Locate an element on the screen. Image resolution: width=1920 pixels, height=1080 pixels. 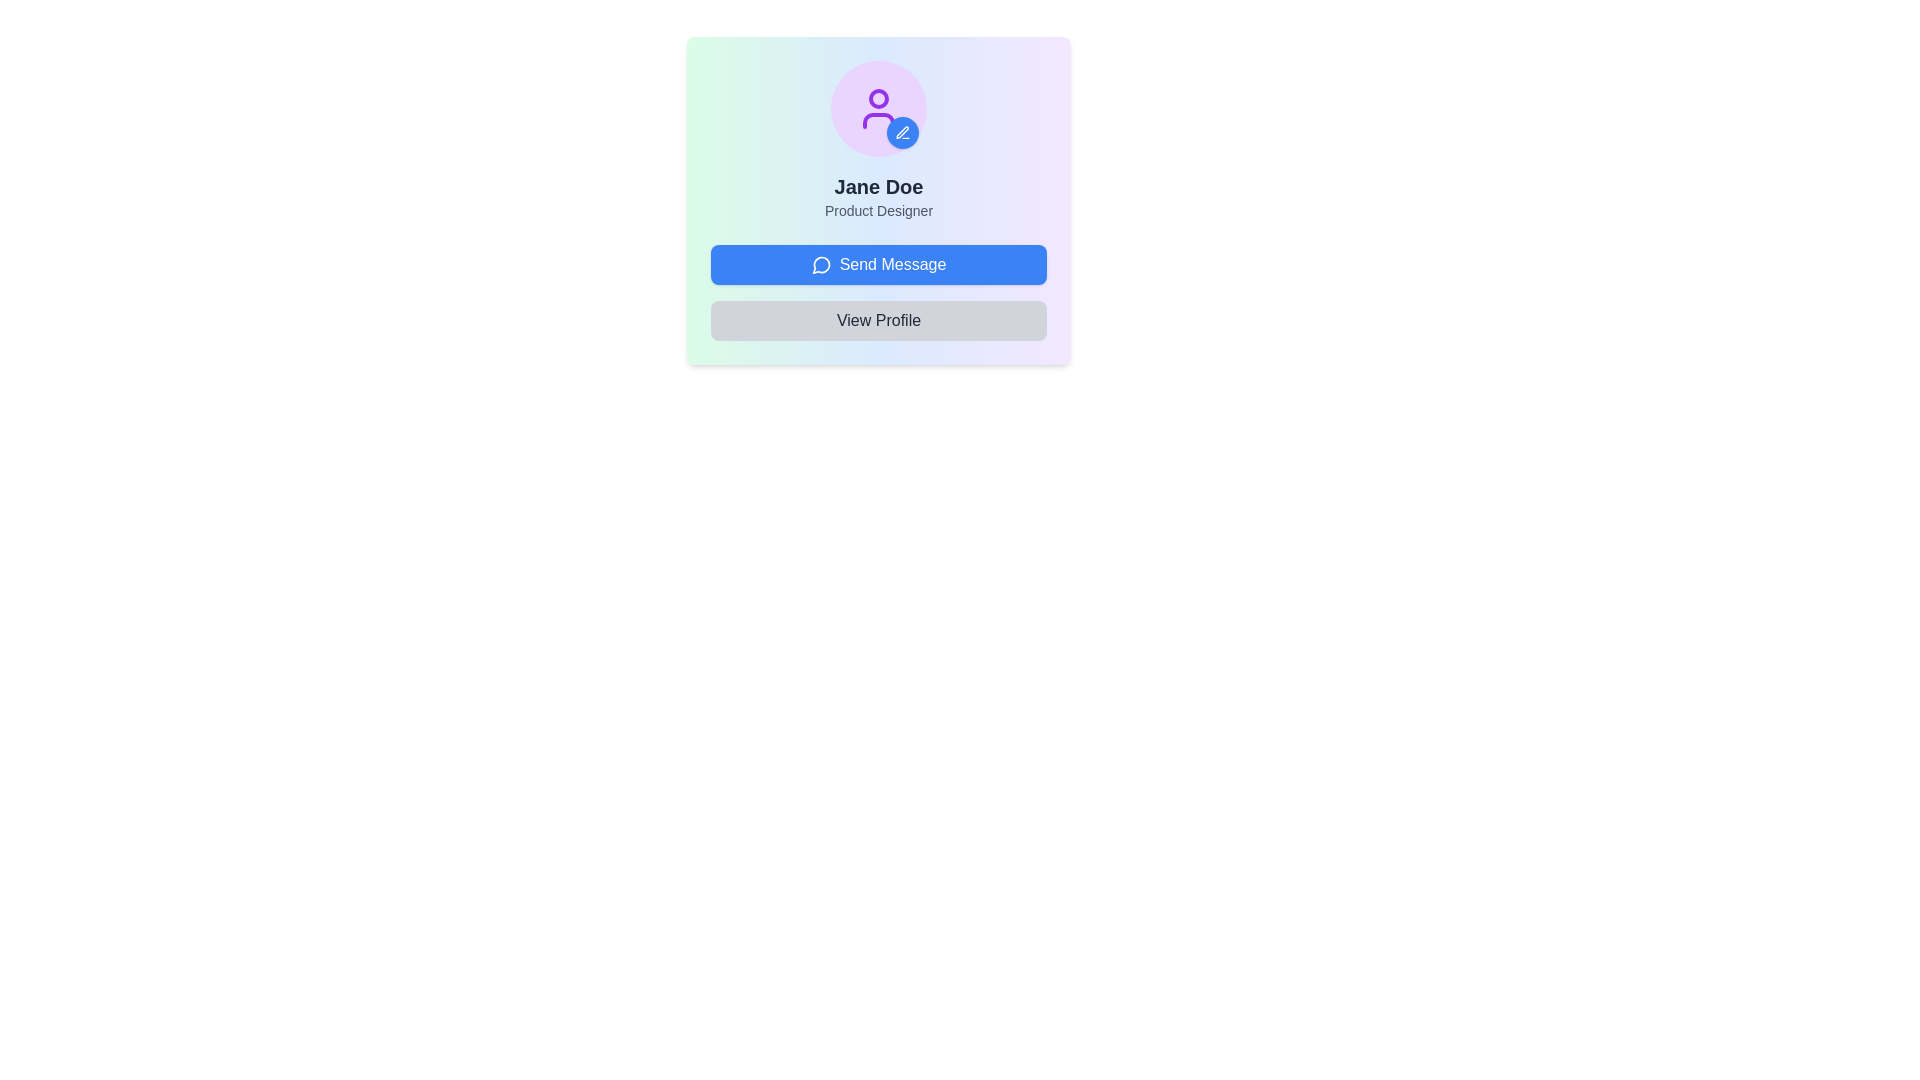
the 'Send Message' button, which is a blue rounded rectangular button with the text in white and a chat bubble icon on the left is located at coordinates (891, 264).